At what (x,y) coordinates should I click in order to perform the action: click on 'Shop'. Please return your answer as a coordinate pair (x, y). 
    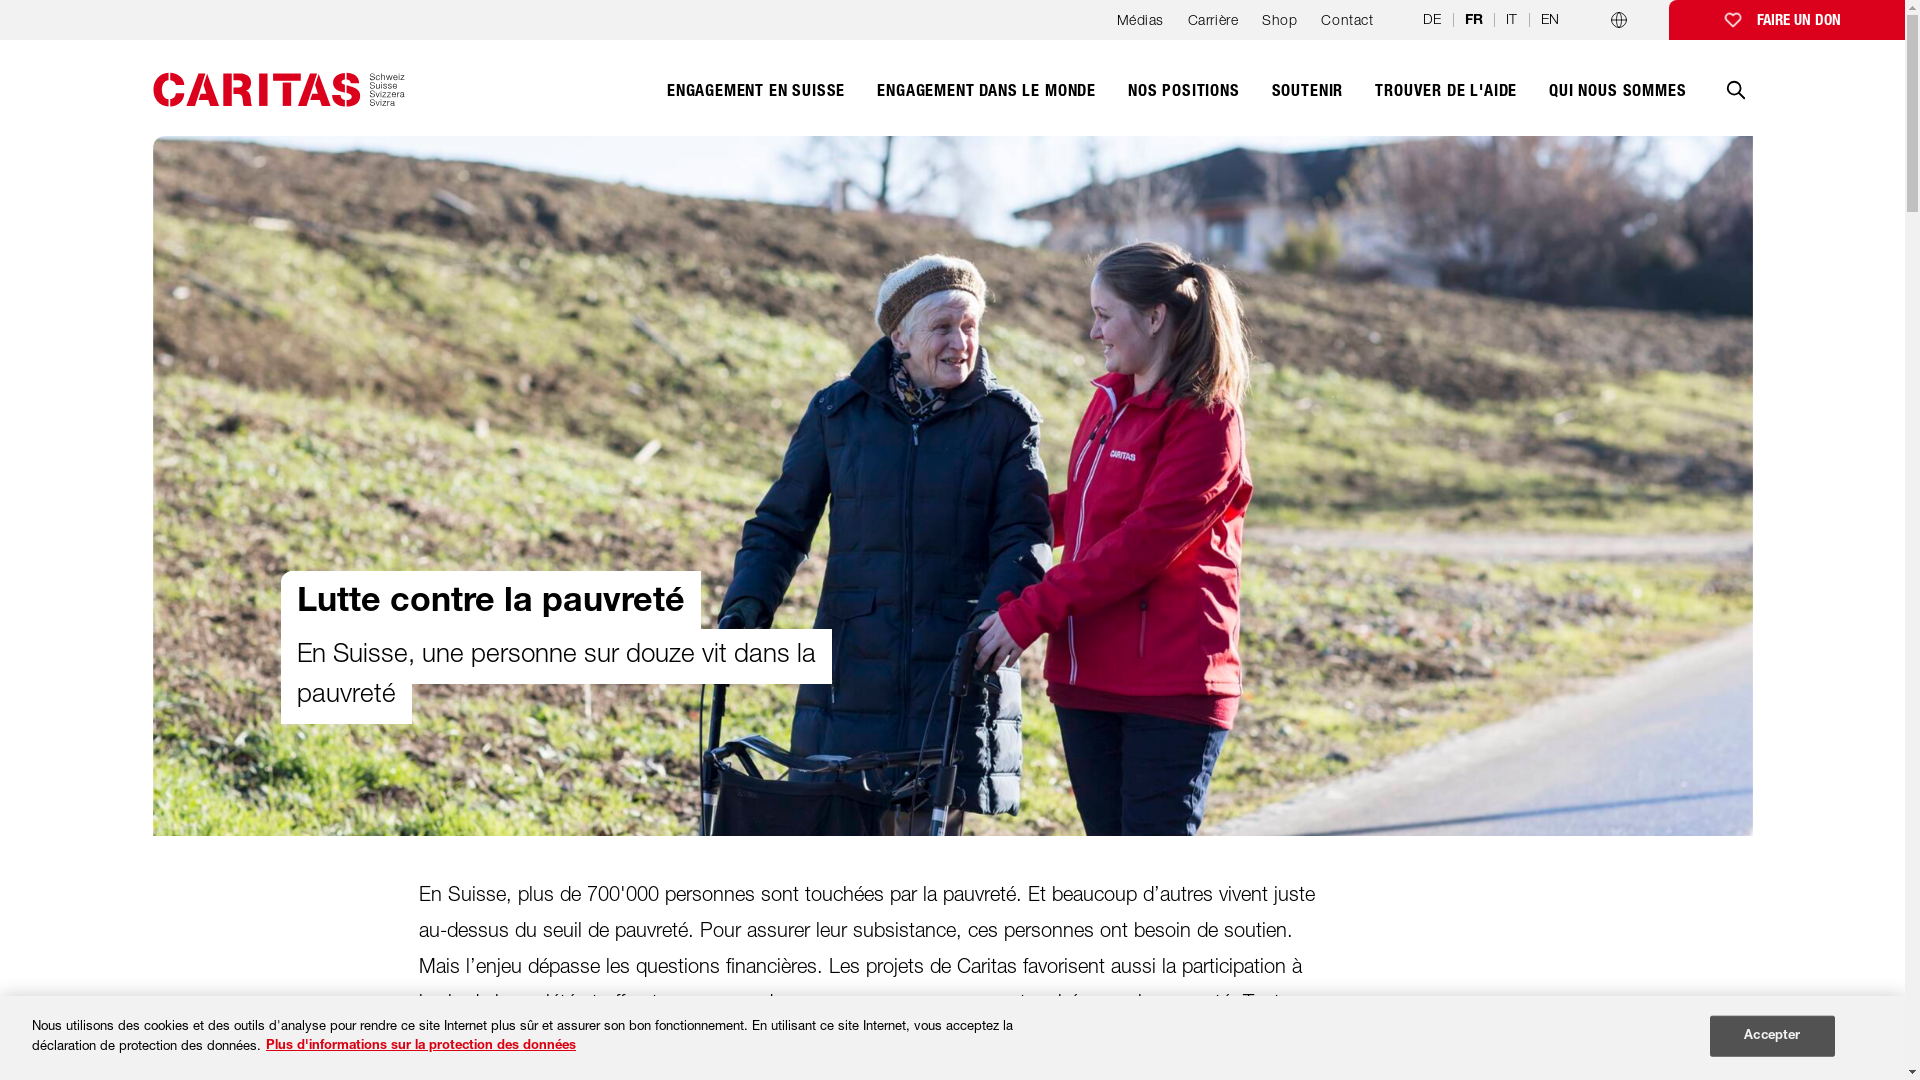
    Looking at the image, I should click on (1278, 26).